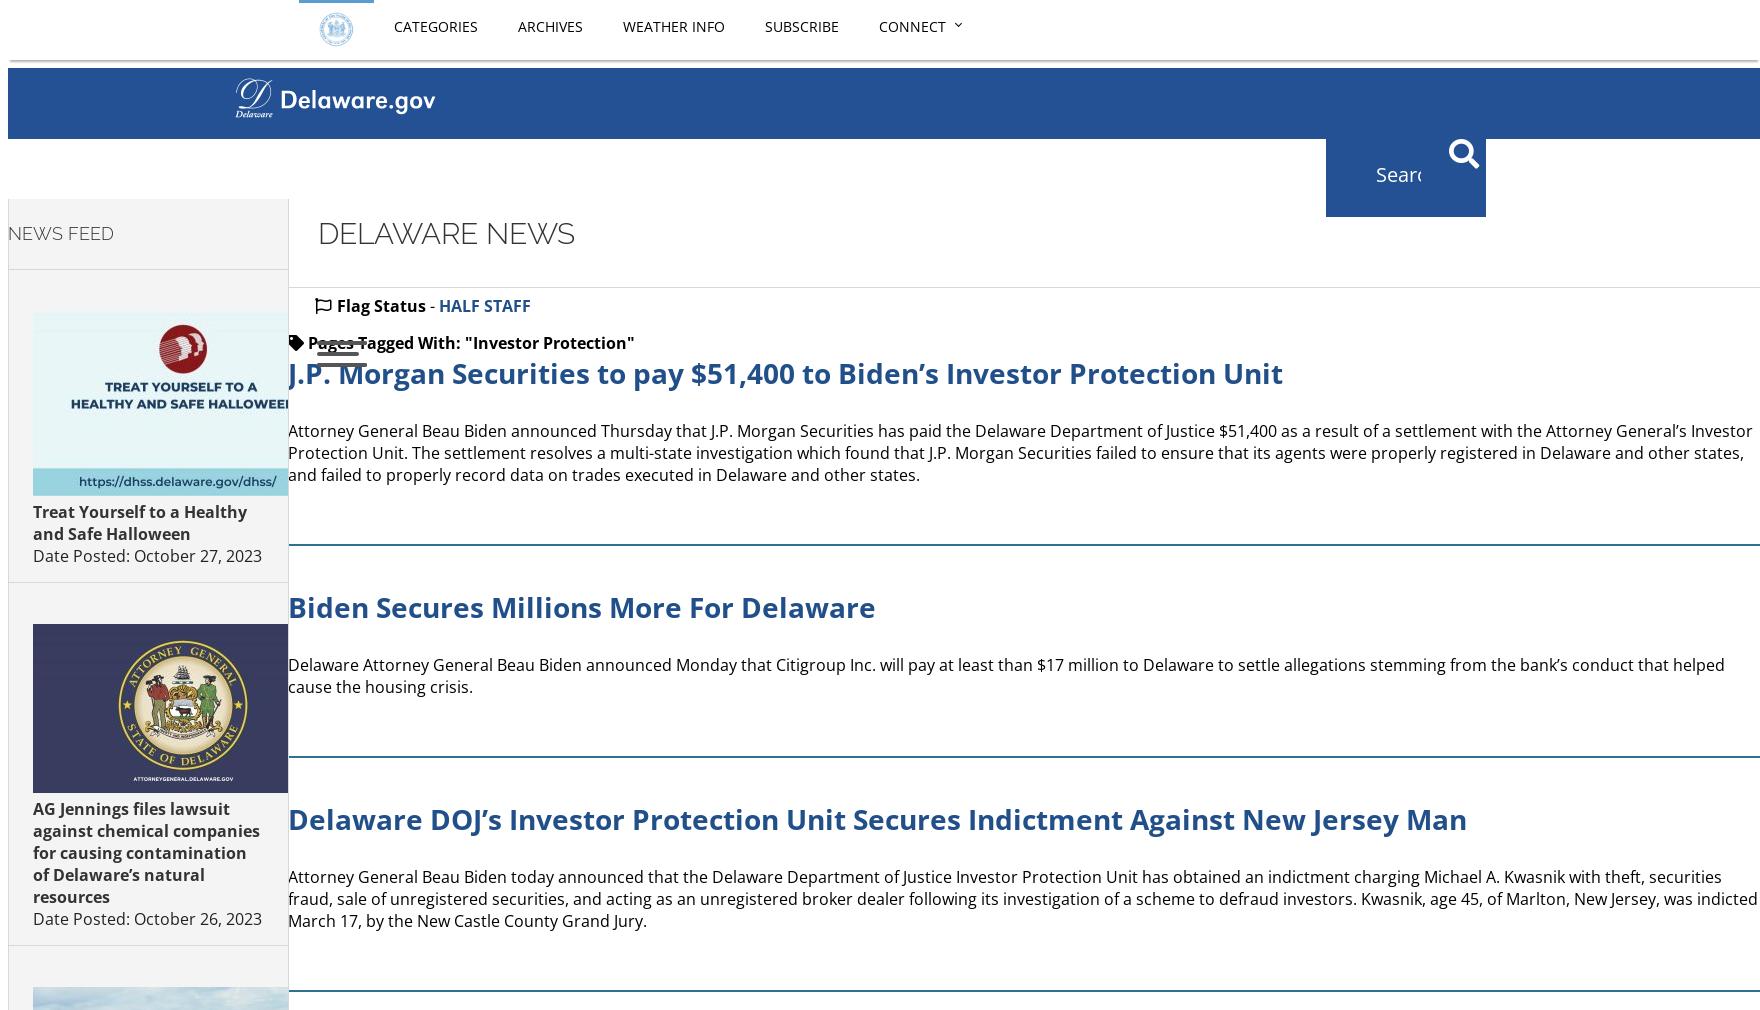  Describe the element at coordinates (32, 553) in the screenshot. I see `'Date Posted: October 27, 2023'` at that location.